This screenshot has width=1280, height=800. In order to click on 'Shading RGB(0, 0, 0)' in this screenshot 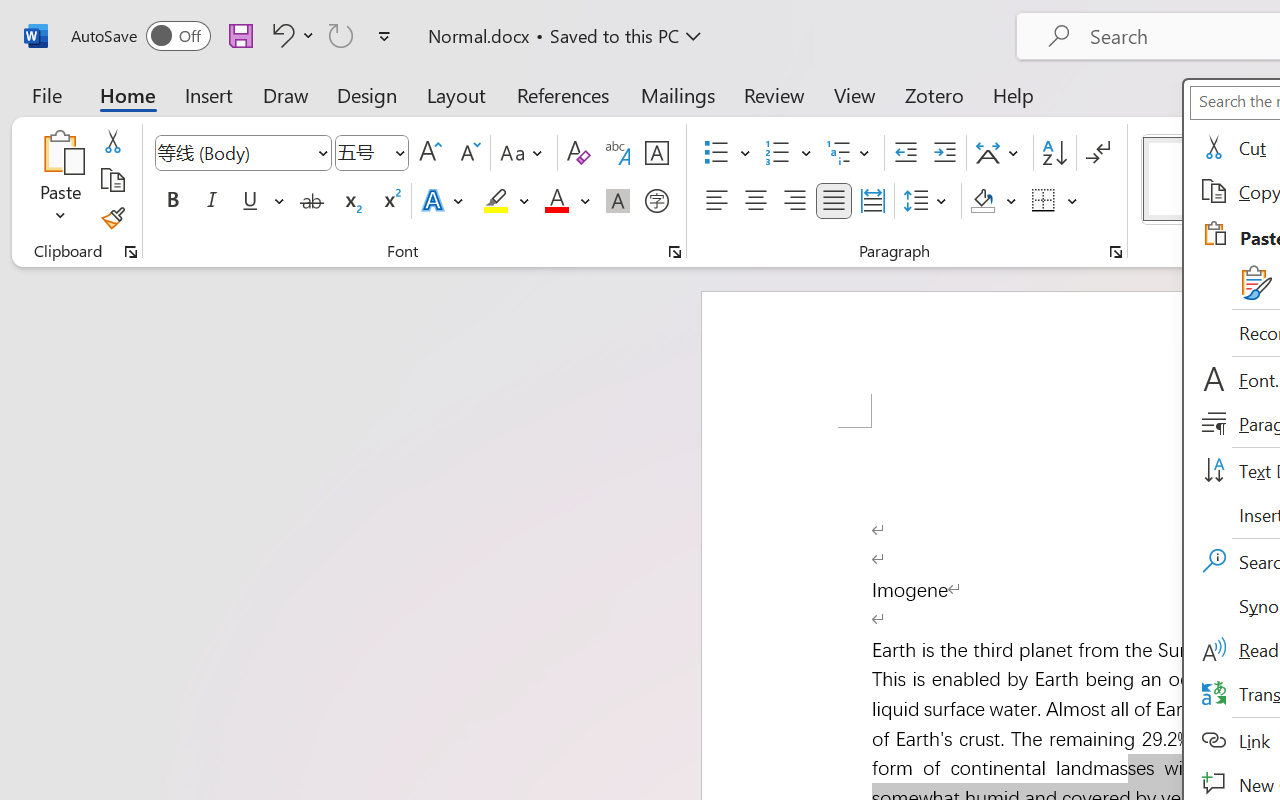, I will do `click(983, 201)`.